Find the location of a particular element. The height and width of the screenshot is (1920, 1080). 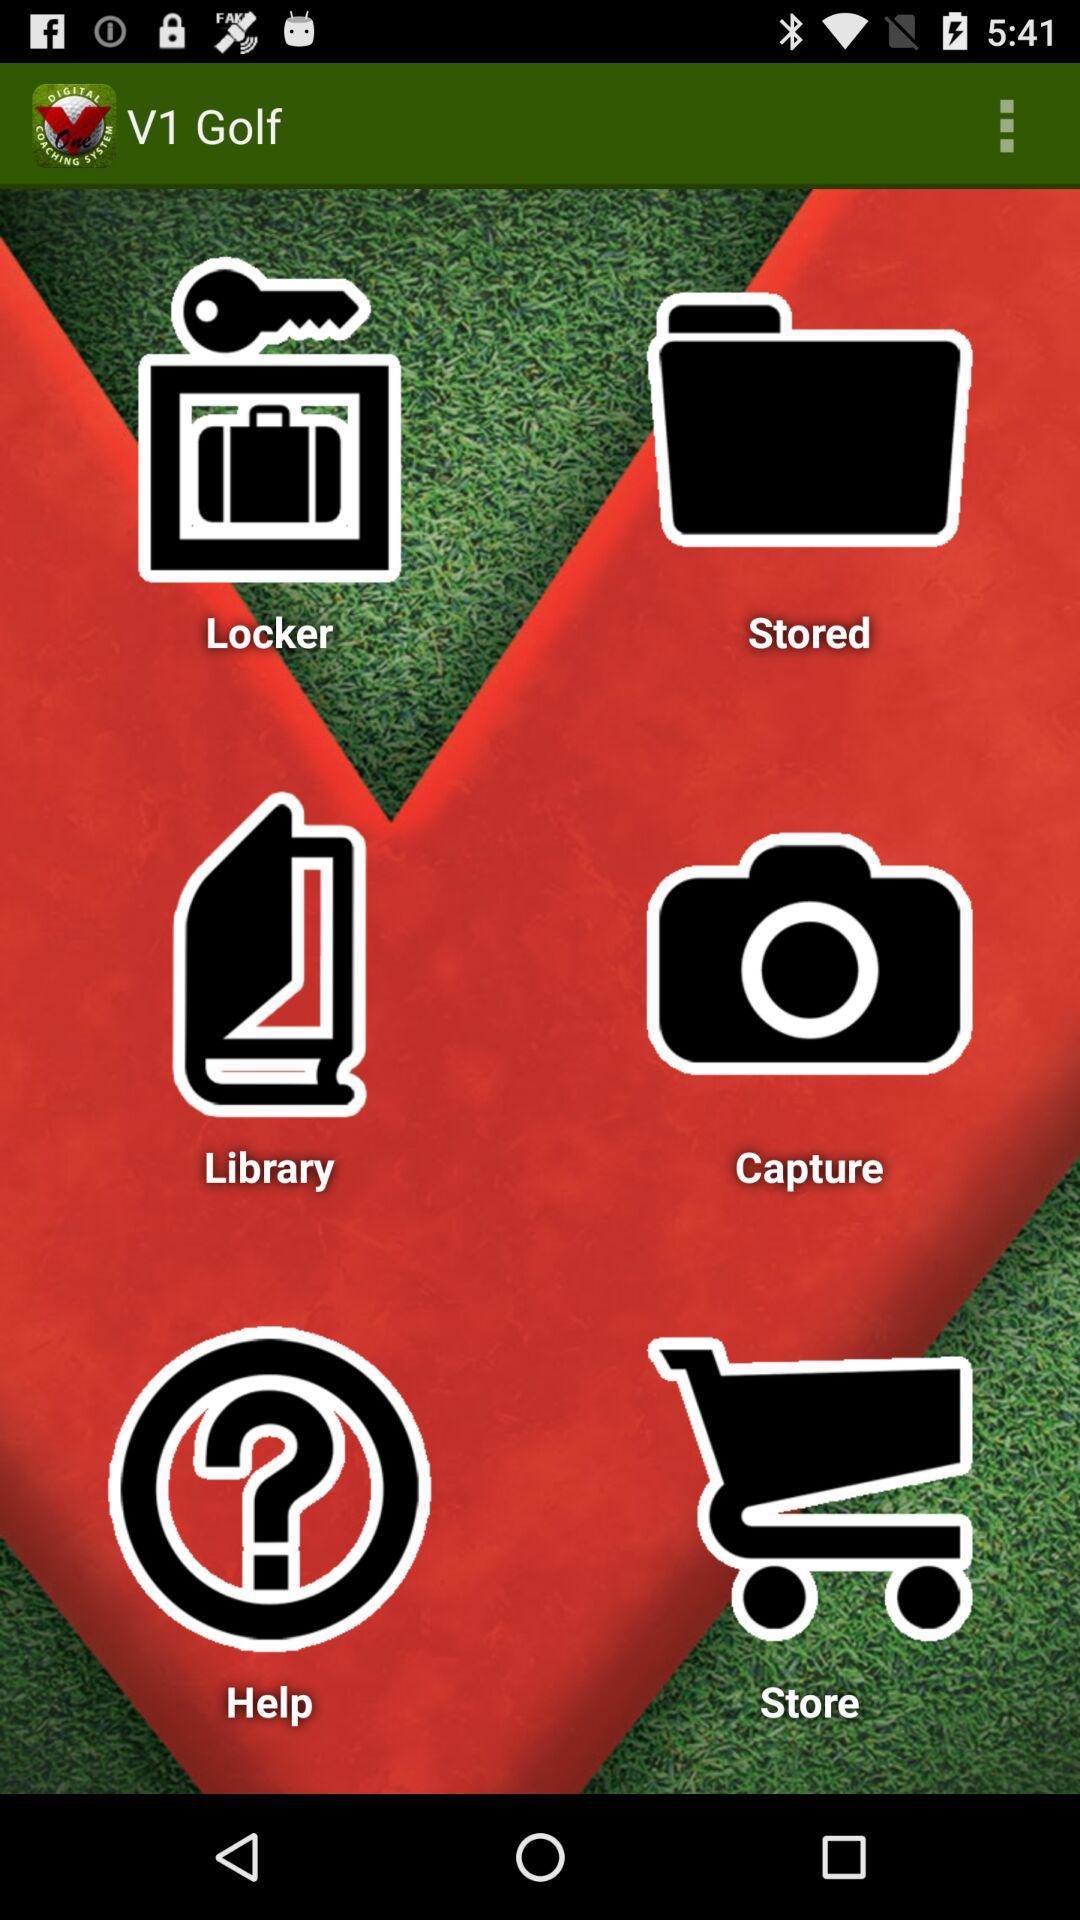

app to the right of v1 golf is located at coordinates (1006, 124).